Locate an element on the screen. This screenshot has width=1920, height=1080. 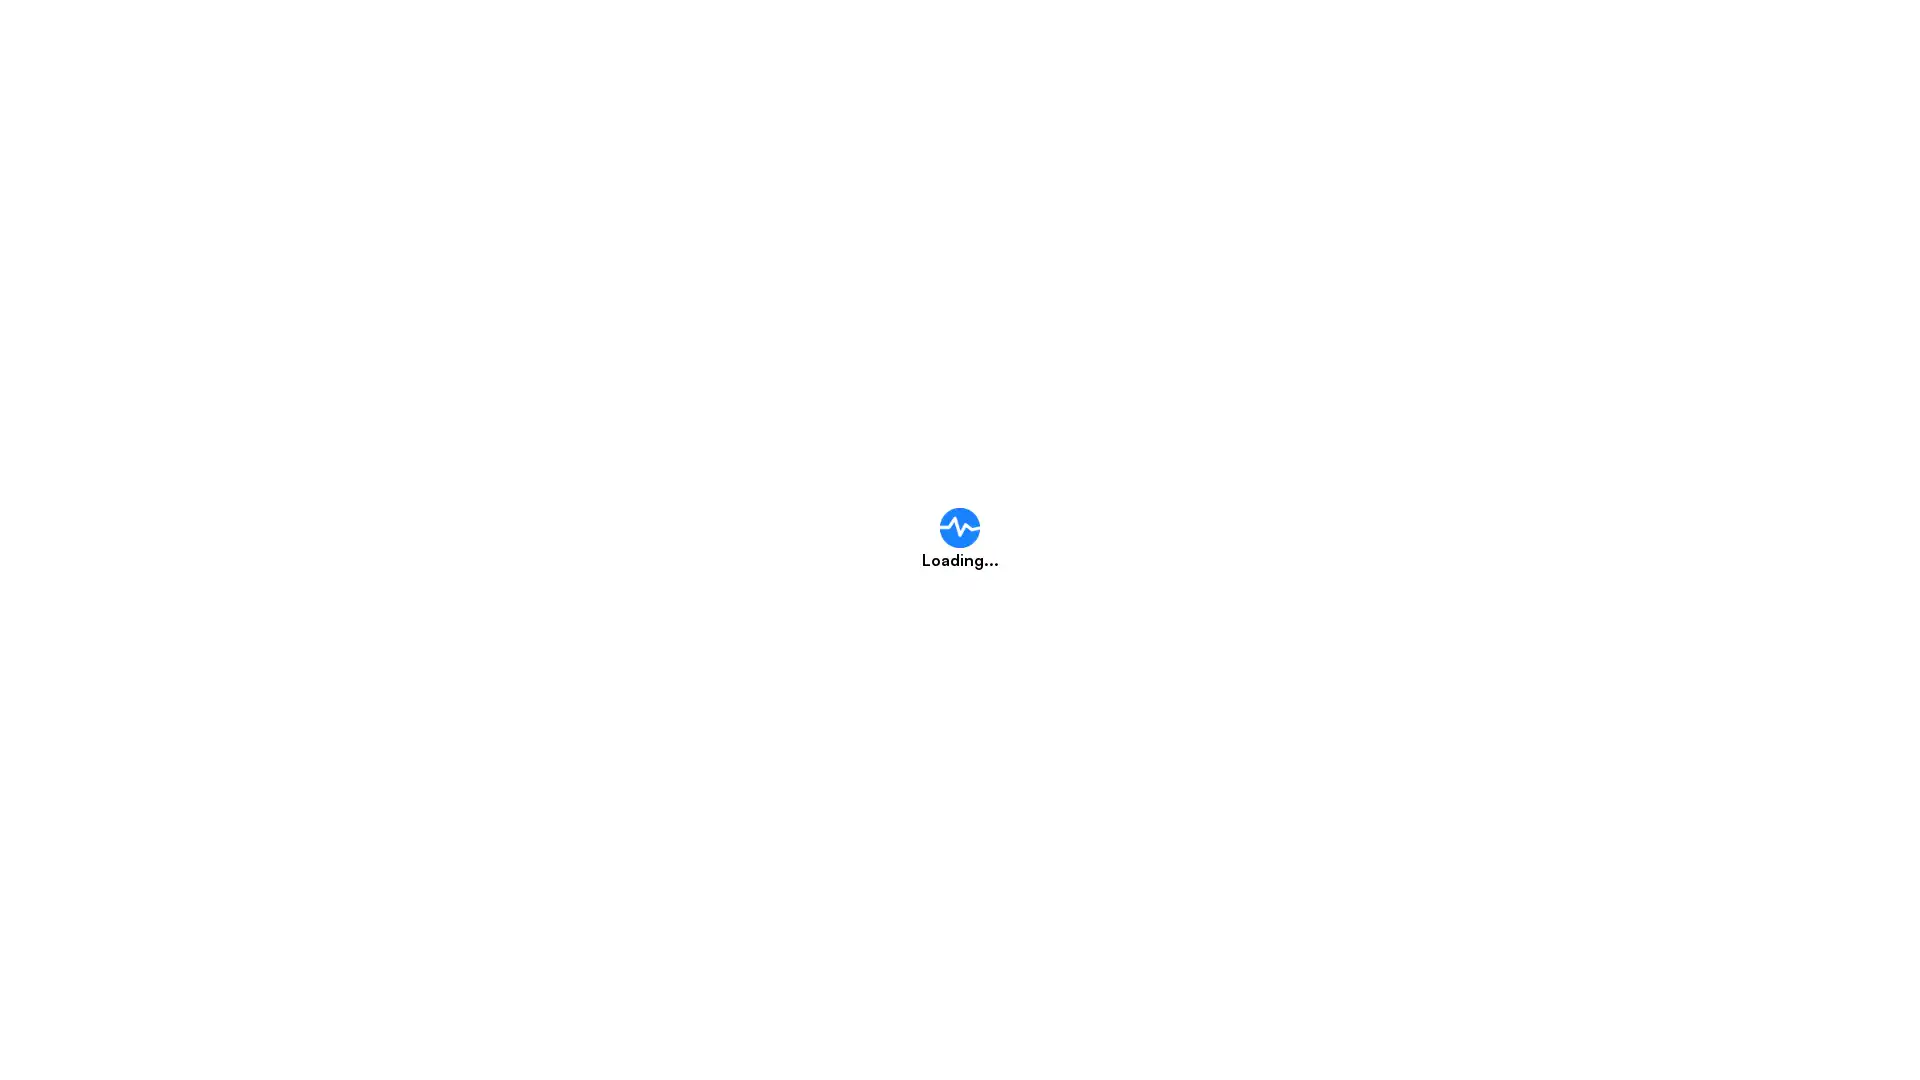
For Business is located at coordinates (1361, 39).